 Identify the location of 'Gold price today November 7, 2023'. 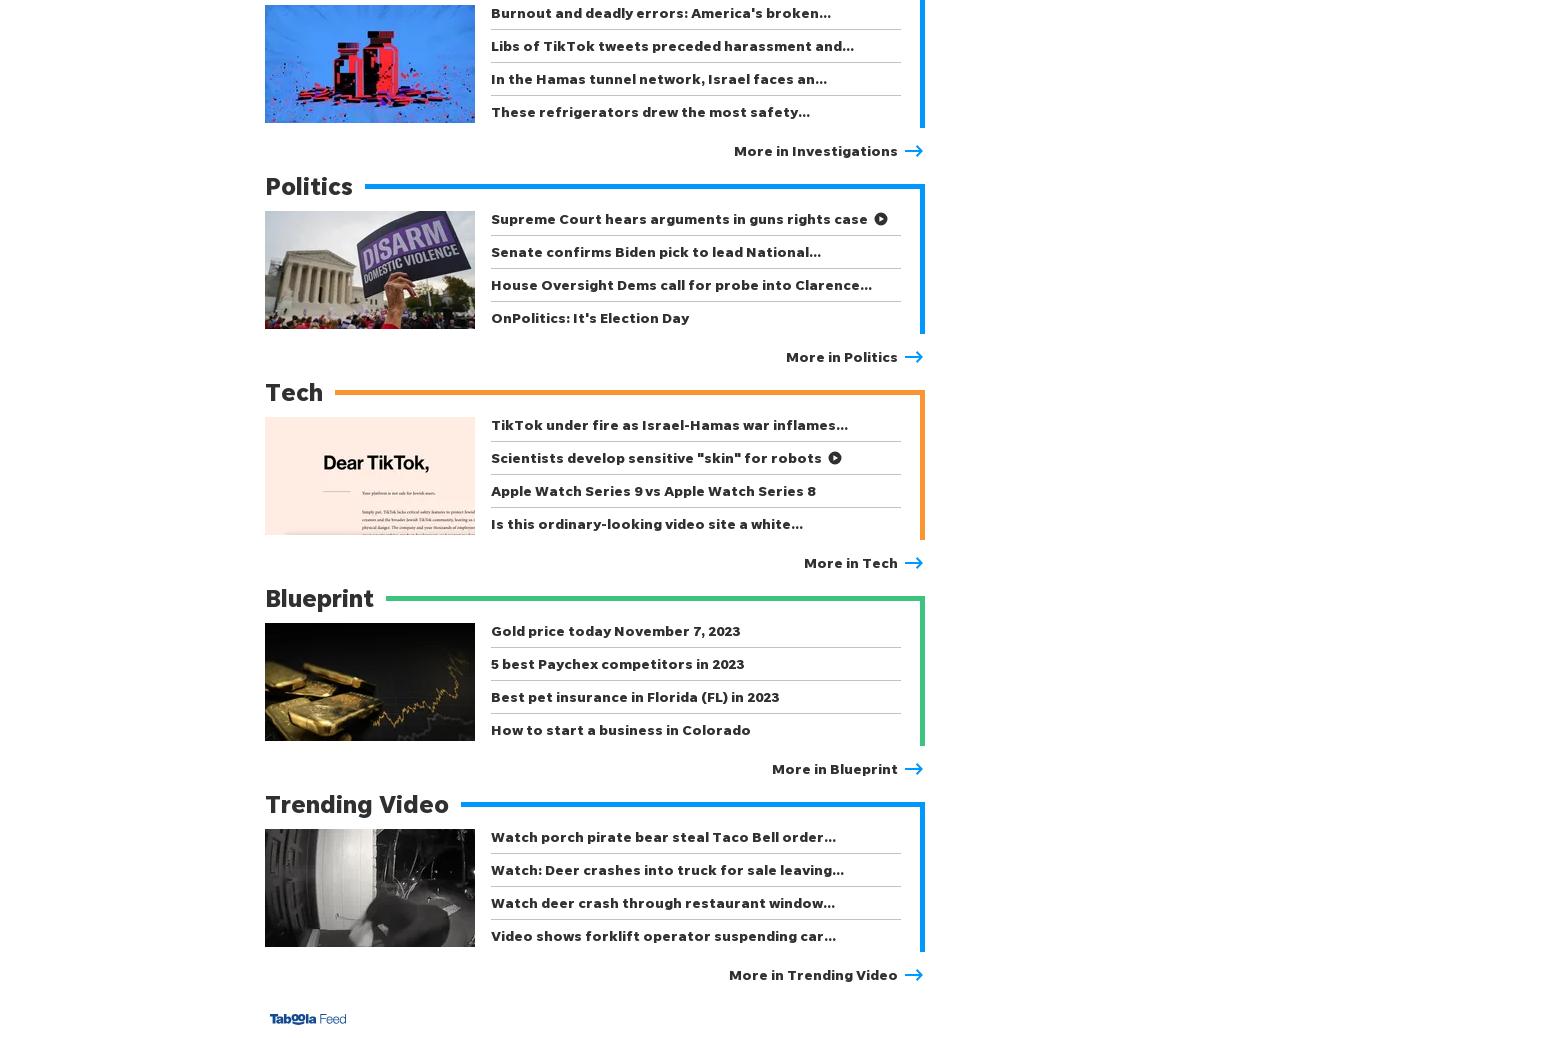
(615, 629).